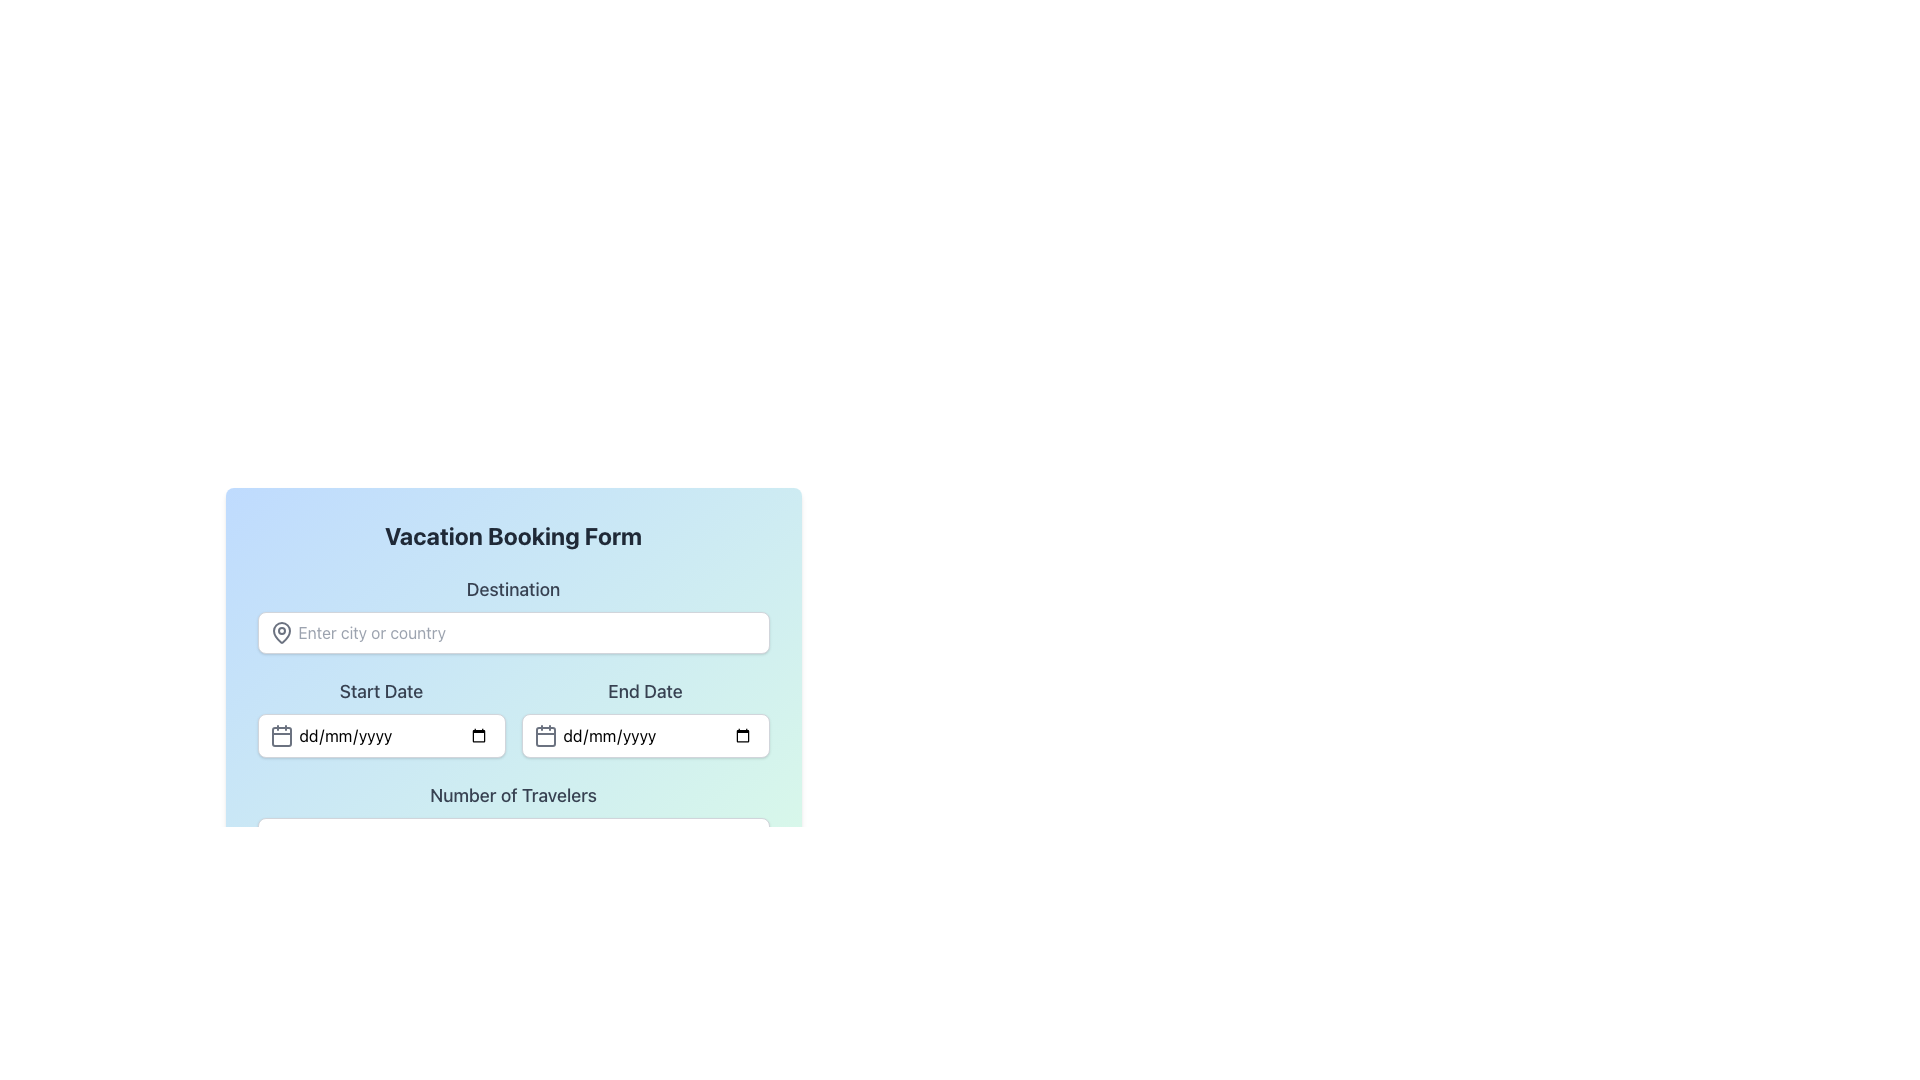  Describe the element at coordinates (381, 736) in the screenshot. I see `the Date Input Field below the 'Start Date' label to focus and open the date picker for event or booking specifications` at that location.